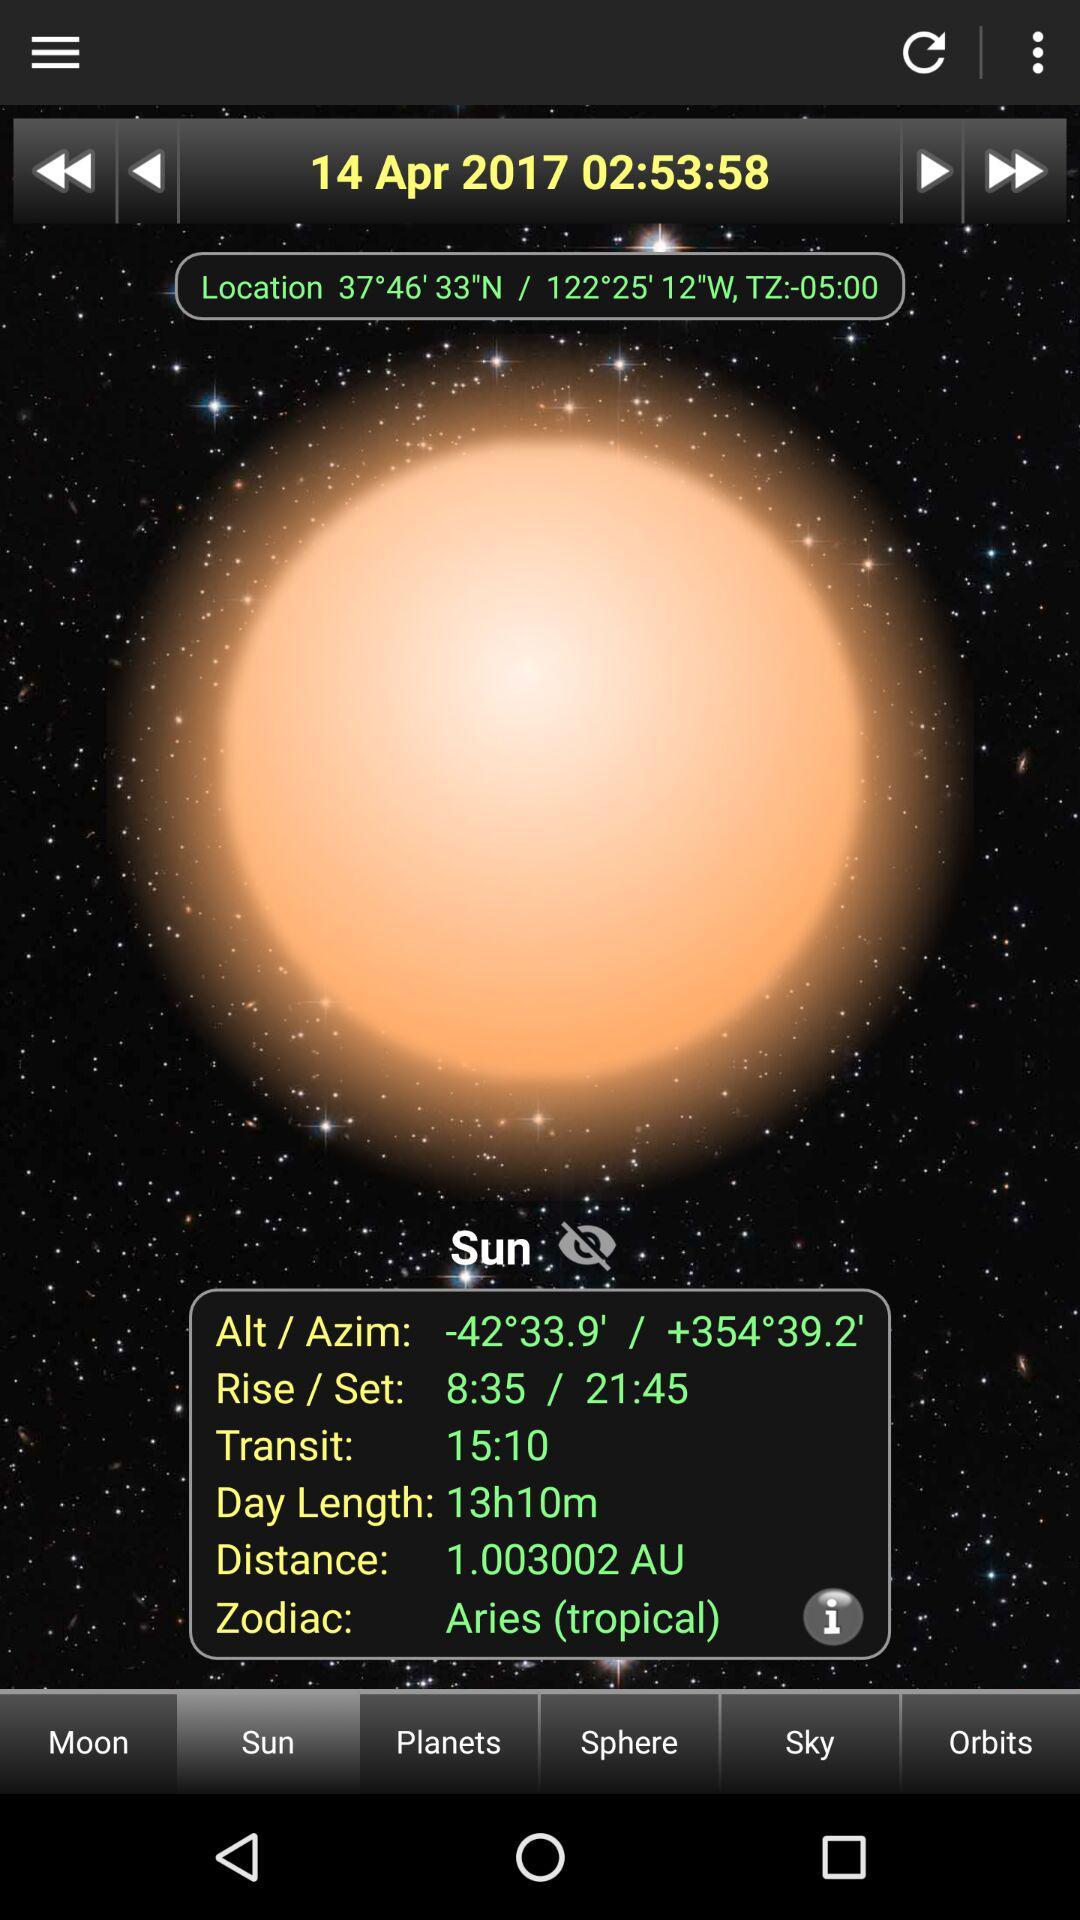  Describe the element at coordinates (63, 171) in the screenshot. I see `previous` at that location.